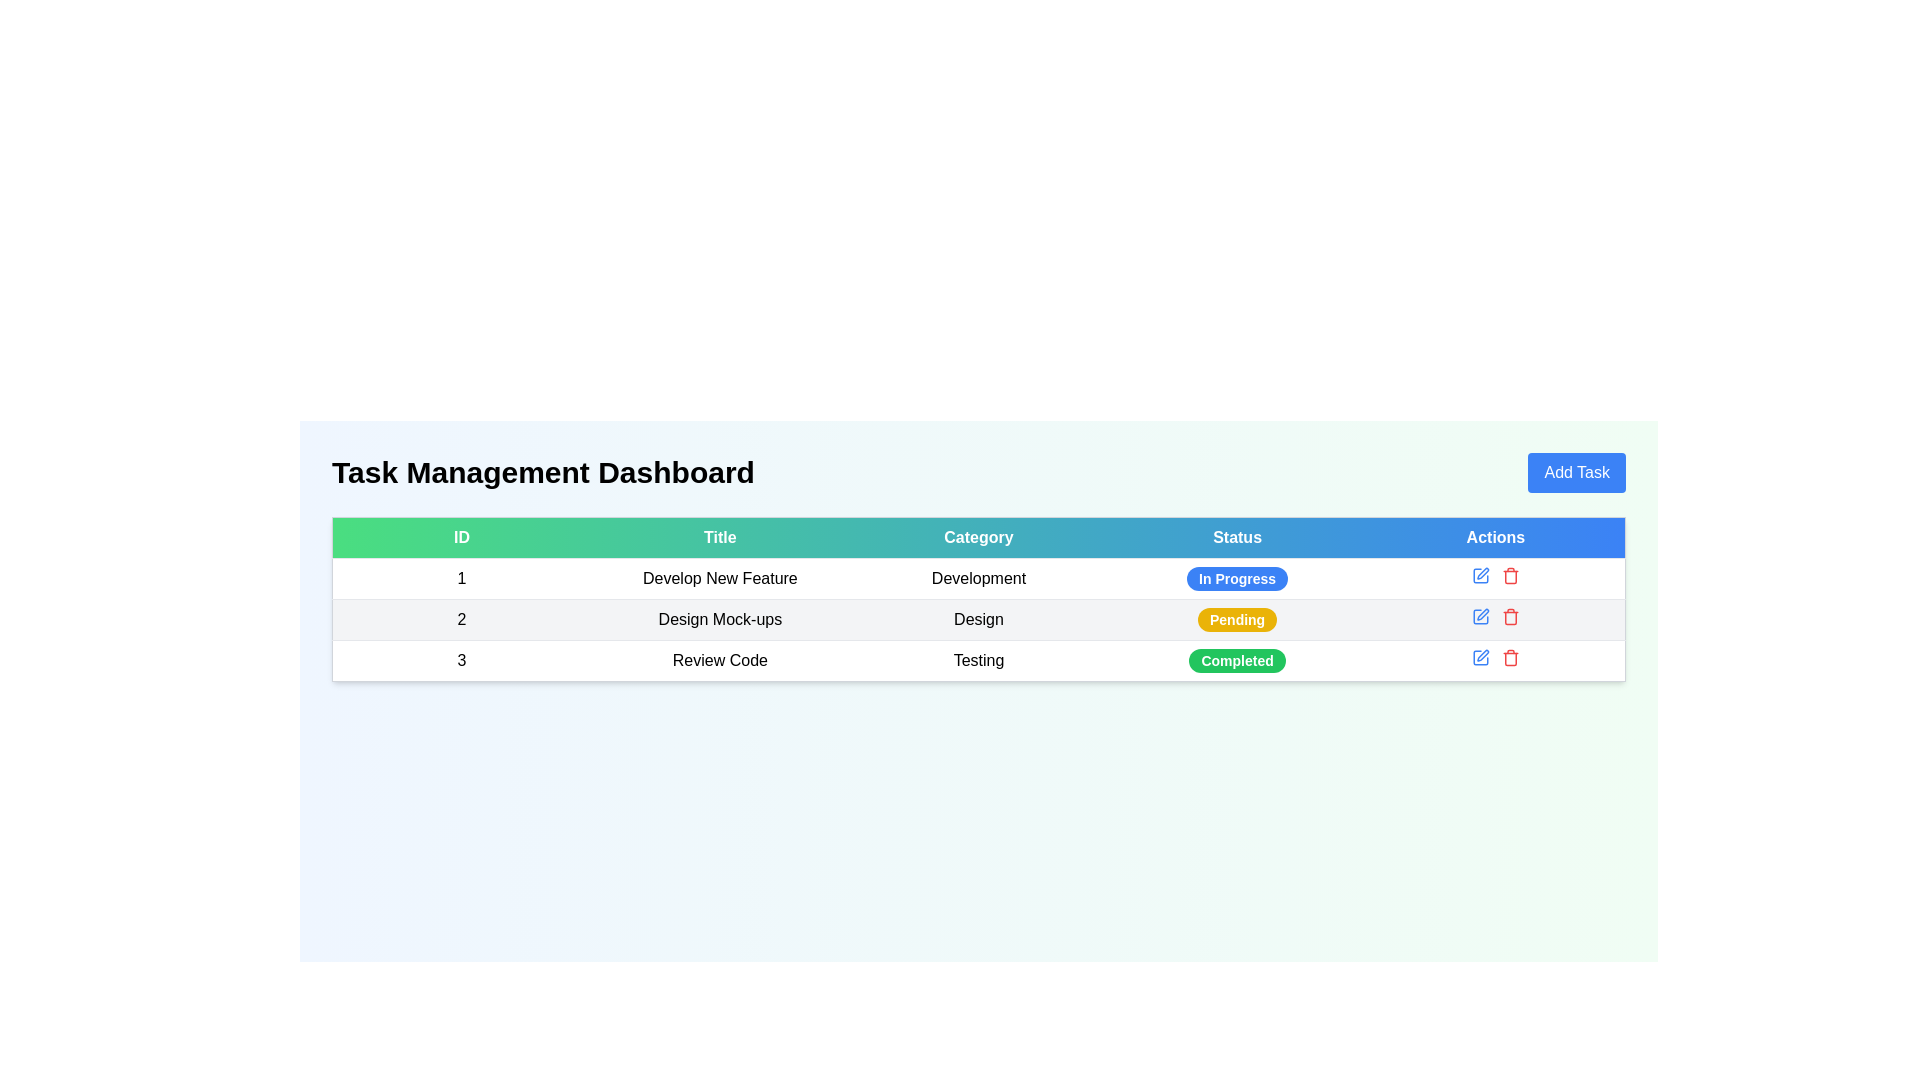  I want to click on the category label located in the third cell of the 'Category' column in the table below the 'Task Management Dashboard' heading, so click(979, 578).